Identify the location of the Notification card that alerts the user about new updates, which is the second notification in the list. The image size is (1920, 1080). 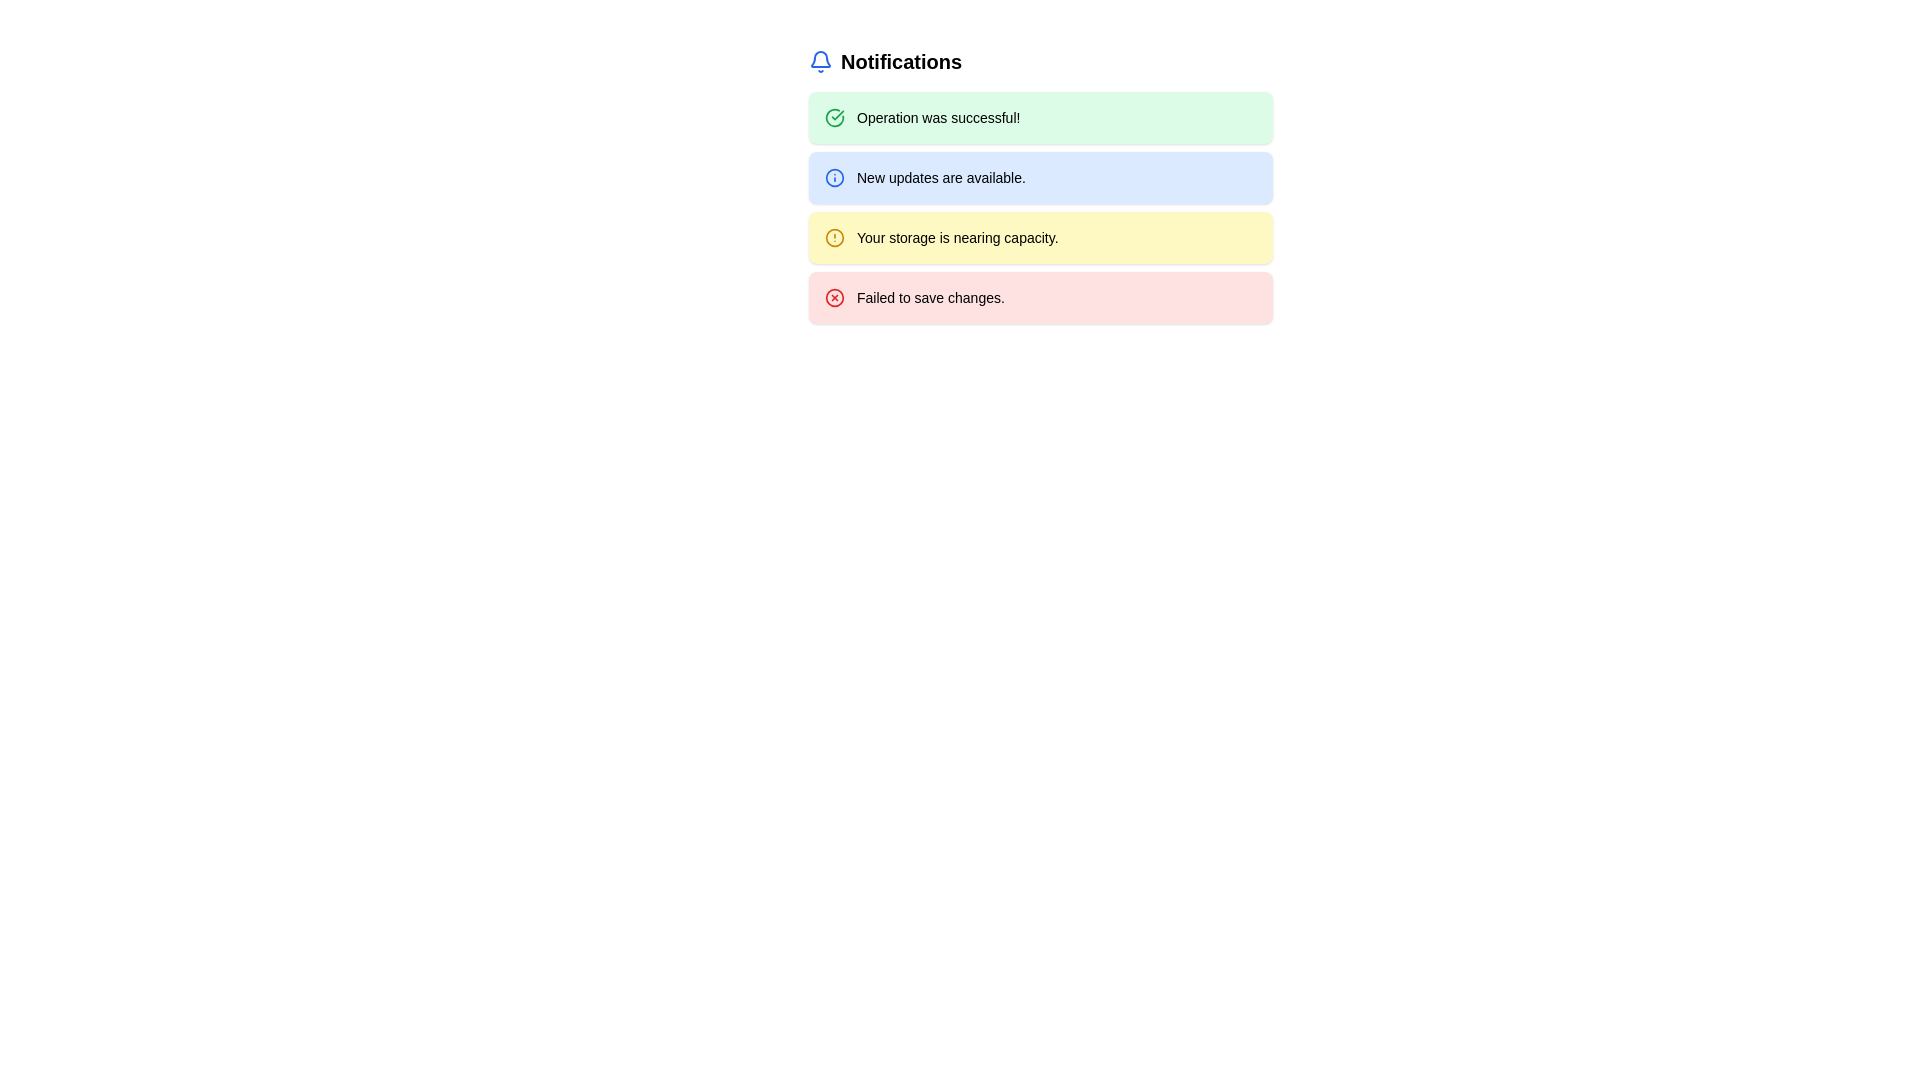
(1040, 176).